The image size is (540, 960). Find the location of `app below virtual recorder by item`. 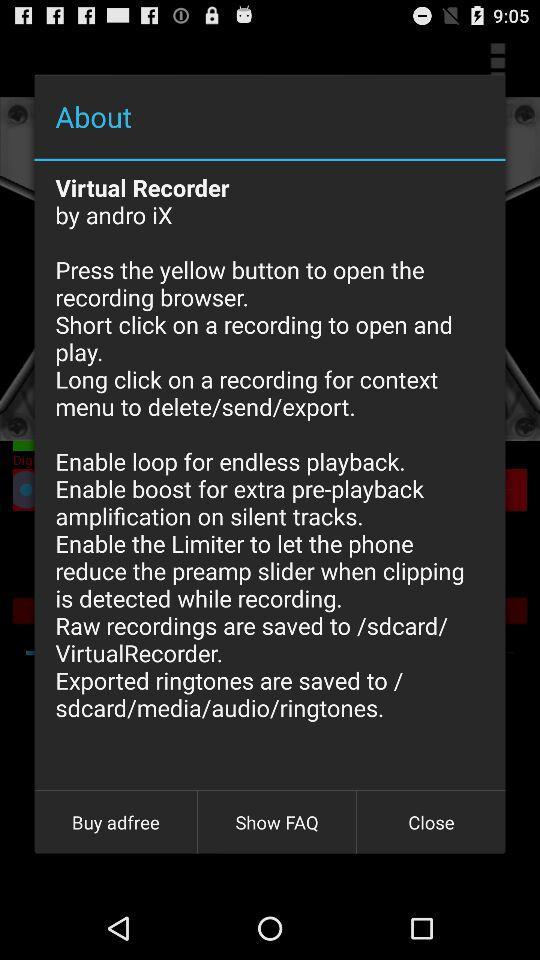

app below virtual recorder by item is located at coordinates (115, 822).